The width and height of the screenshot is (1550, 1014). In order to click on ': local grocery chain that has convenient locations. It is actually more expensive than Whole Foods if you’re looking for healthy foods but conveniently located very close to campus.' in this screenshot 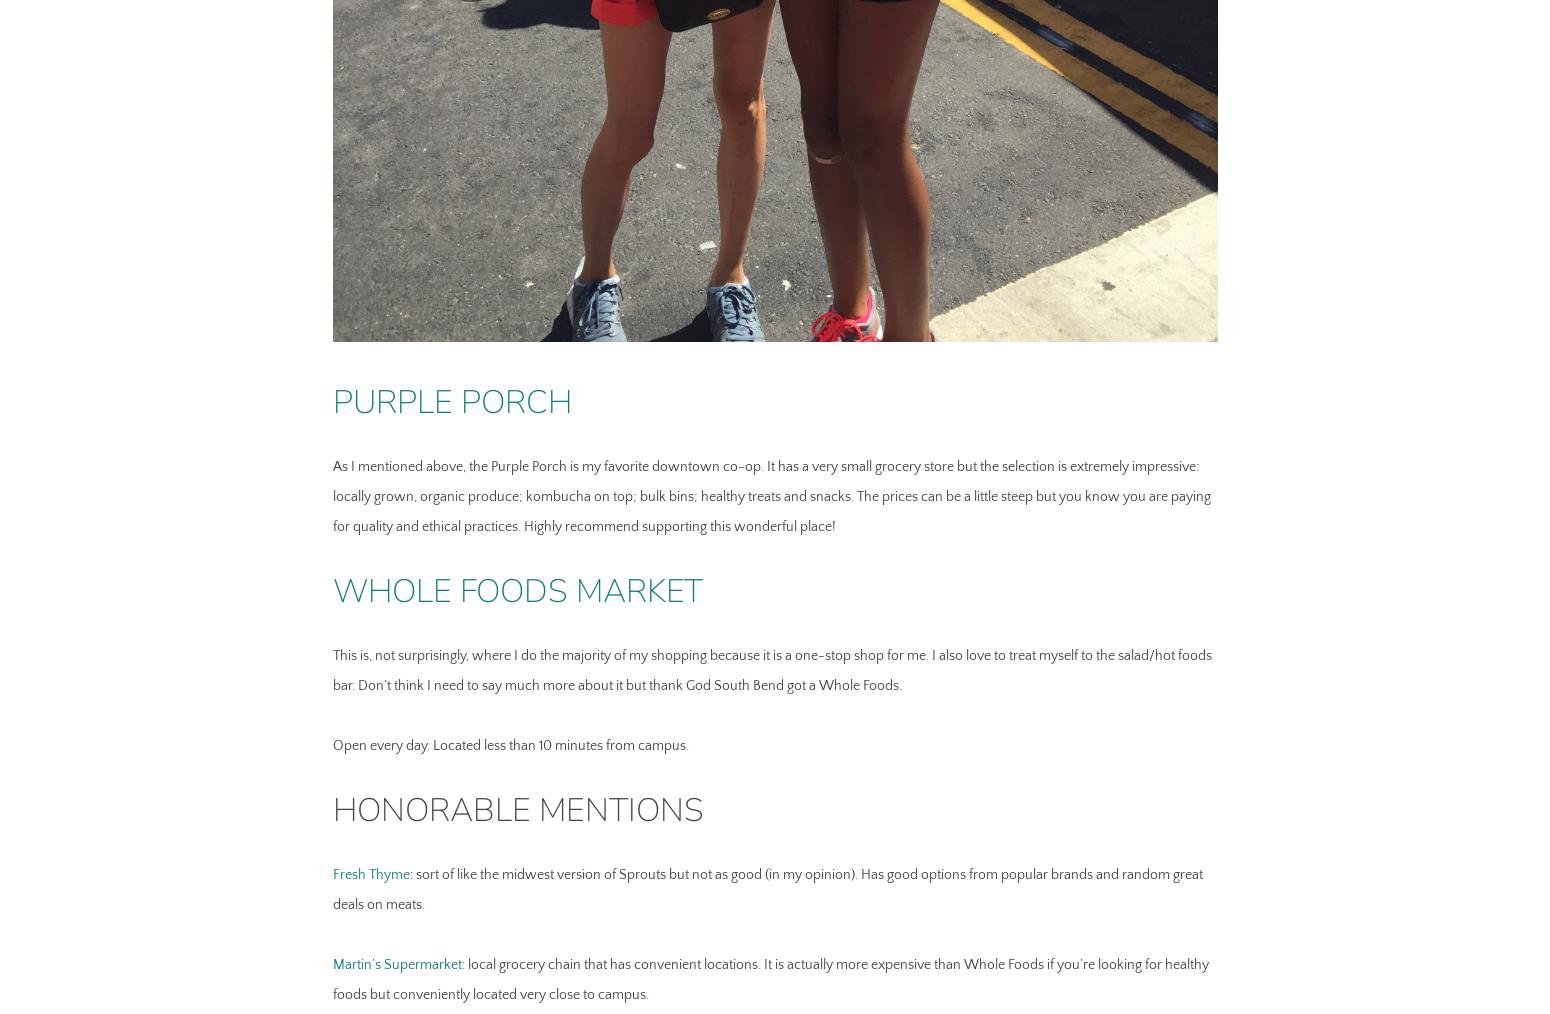, I will do `click(770, 980)`.